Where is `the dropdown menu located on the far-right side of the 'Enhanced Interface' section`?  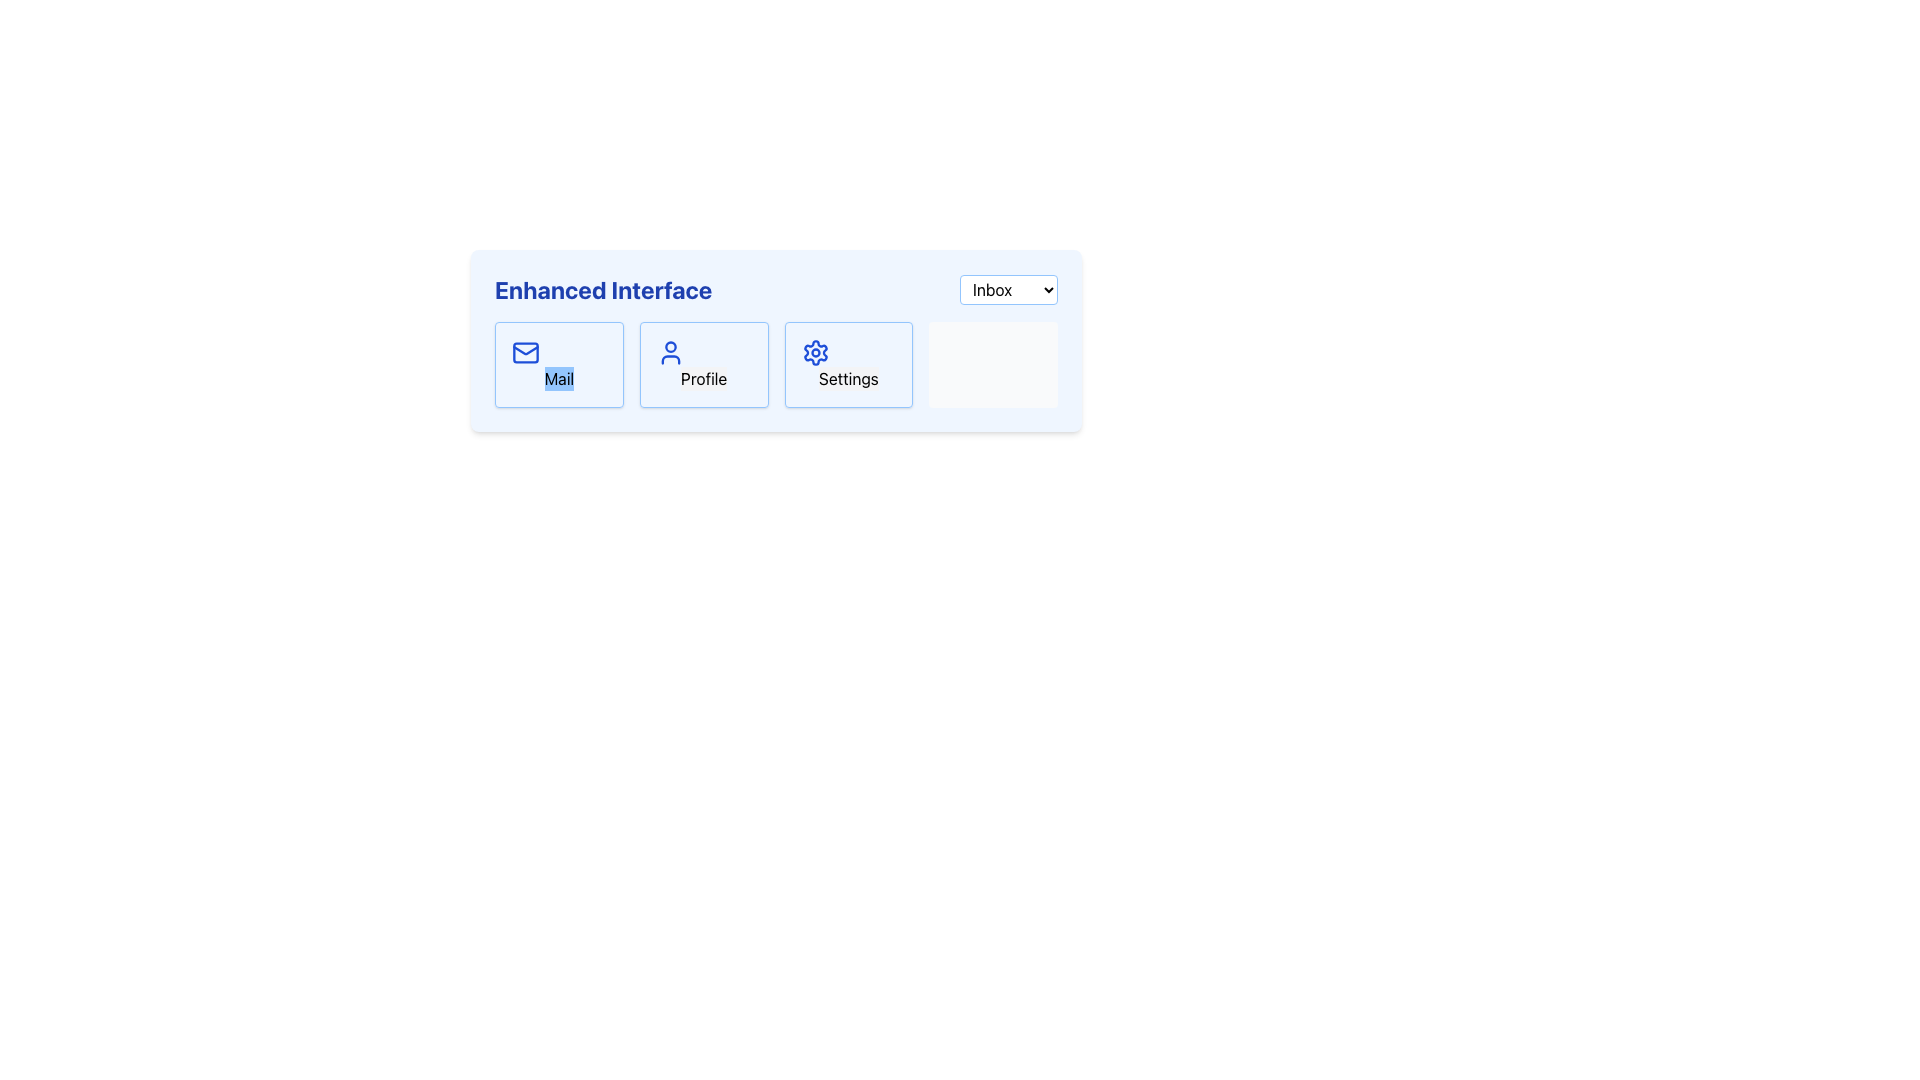 the dropdown menu located on the far-right side of the 'Enhanced Interface' section is located at coordinates (1008, 289).